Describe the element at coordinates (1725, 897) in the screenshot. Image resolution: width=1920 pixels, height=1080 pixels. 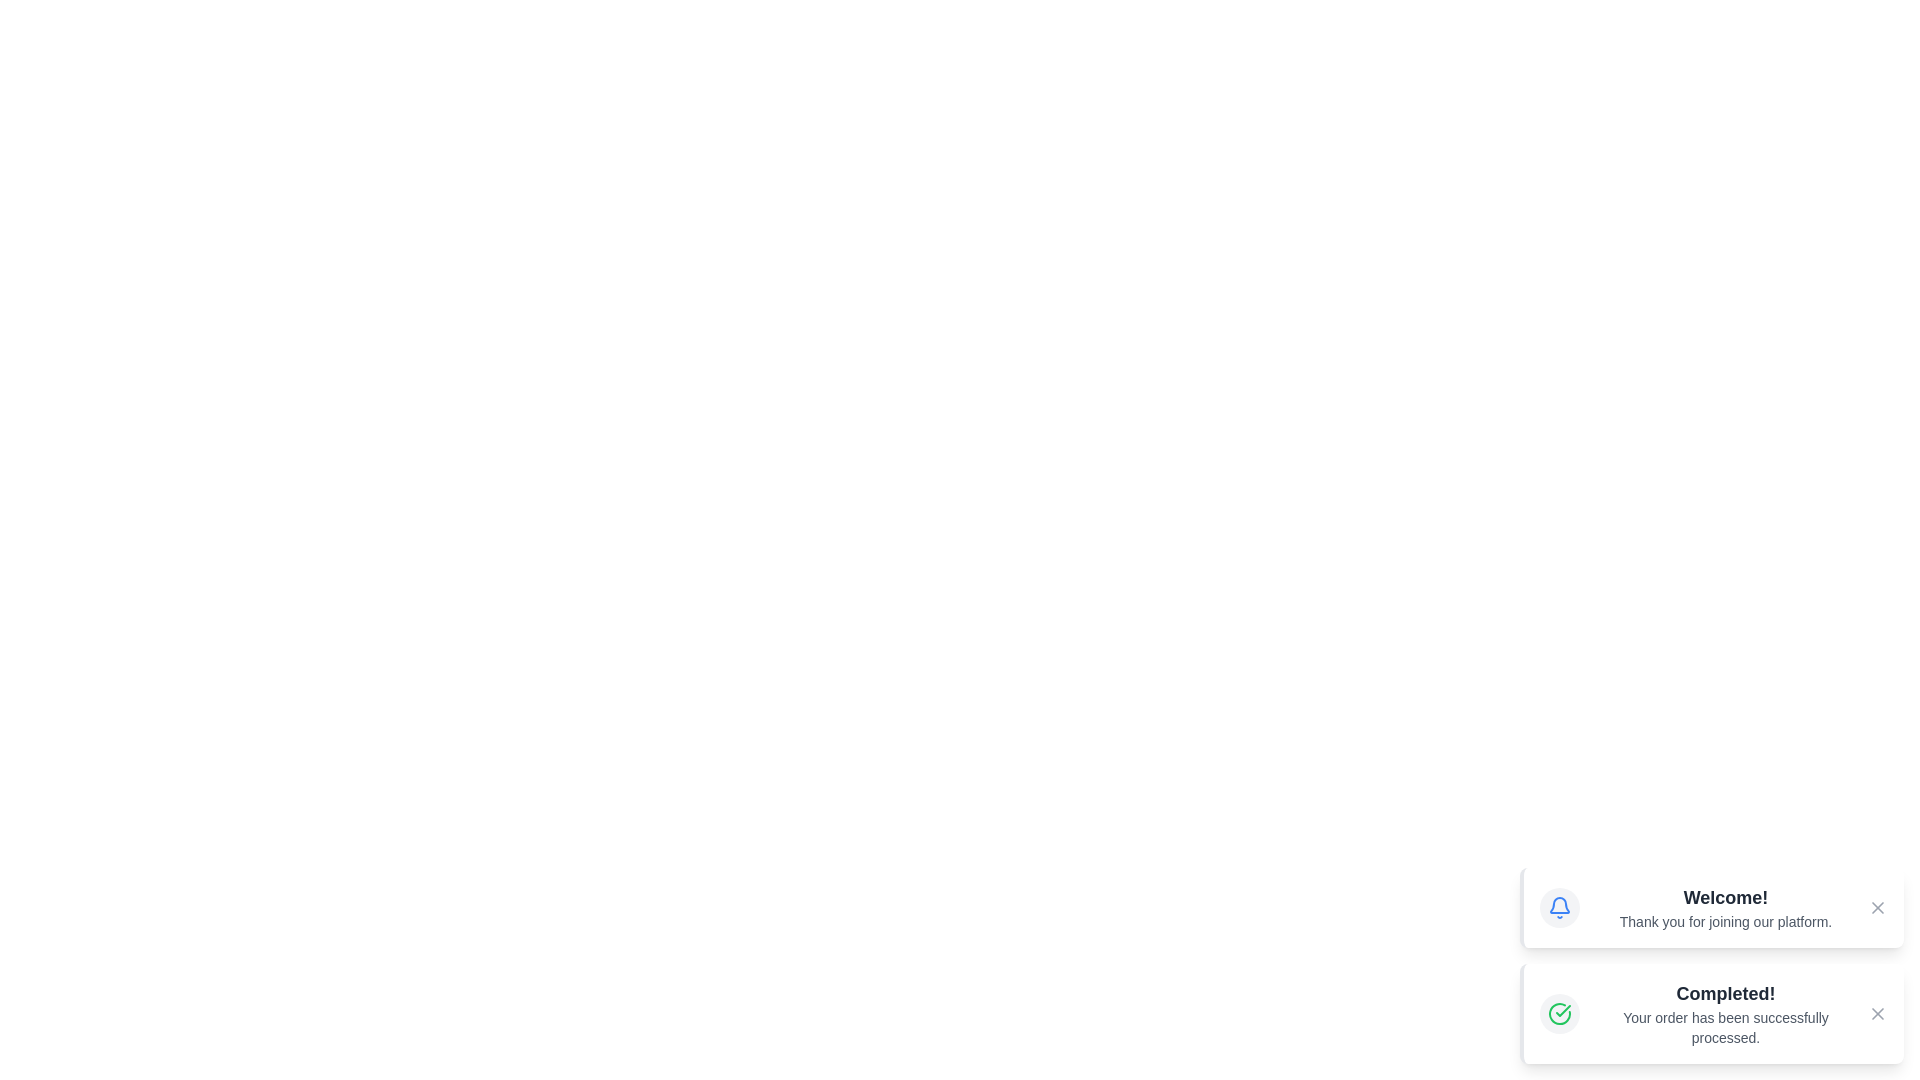
I see `the text of the alert to select it` at that location.